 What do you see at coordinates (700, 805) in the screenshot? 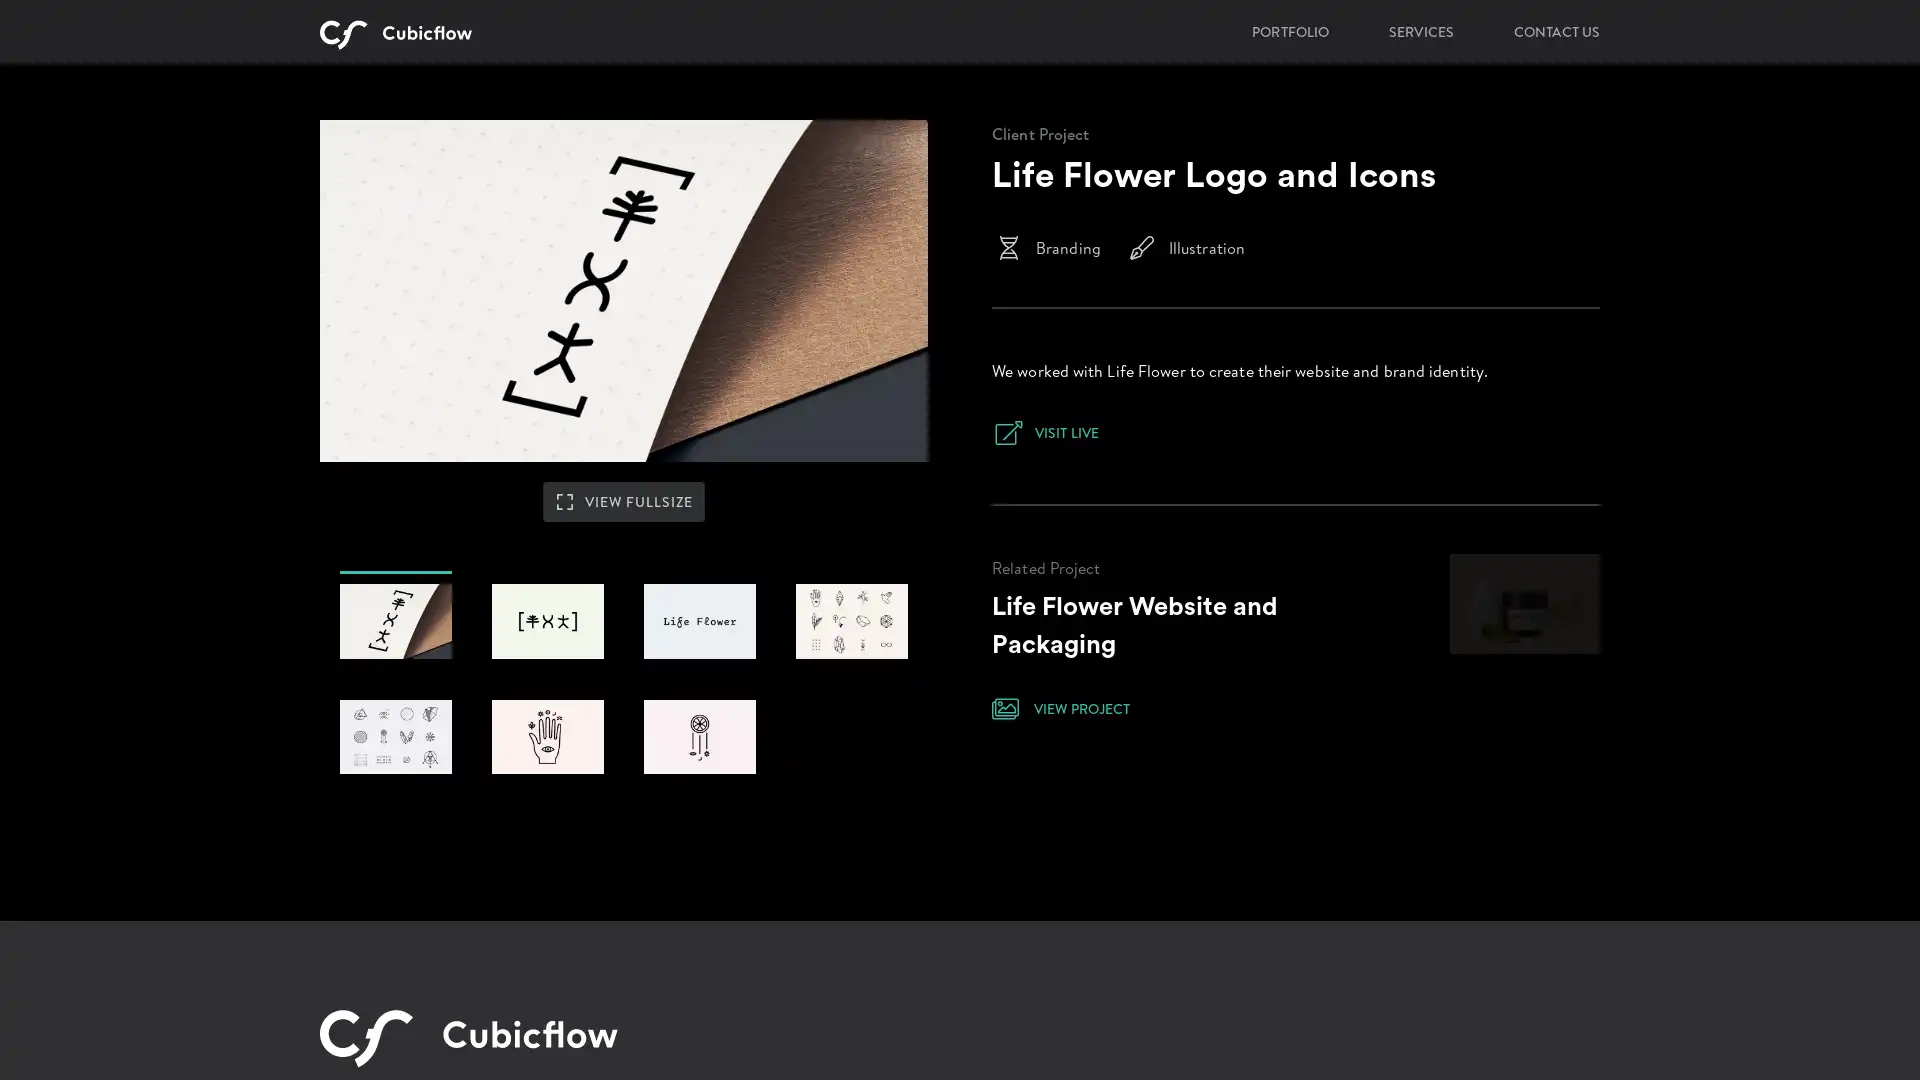
I see `#` at bounding box center [700, 805].